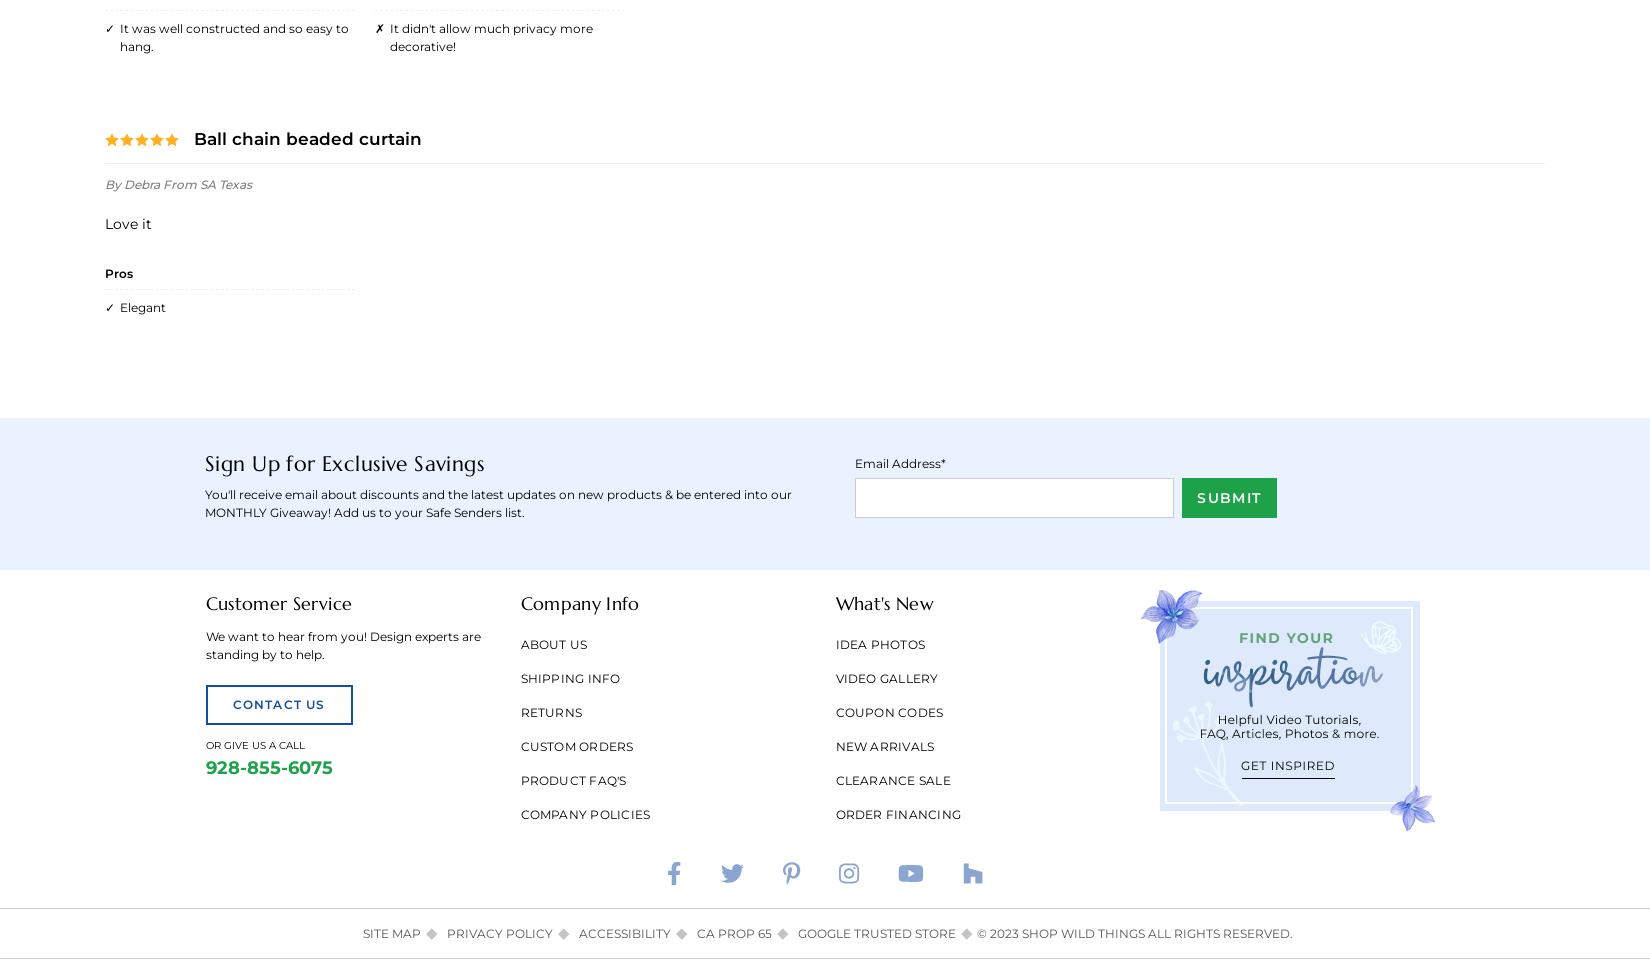  What do you see at coordinates (118, 271) in the screenshot?
I see `'Pros'` at bounding box center [118, 271].